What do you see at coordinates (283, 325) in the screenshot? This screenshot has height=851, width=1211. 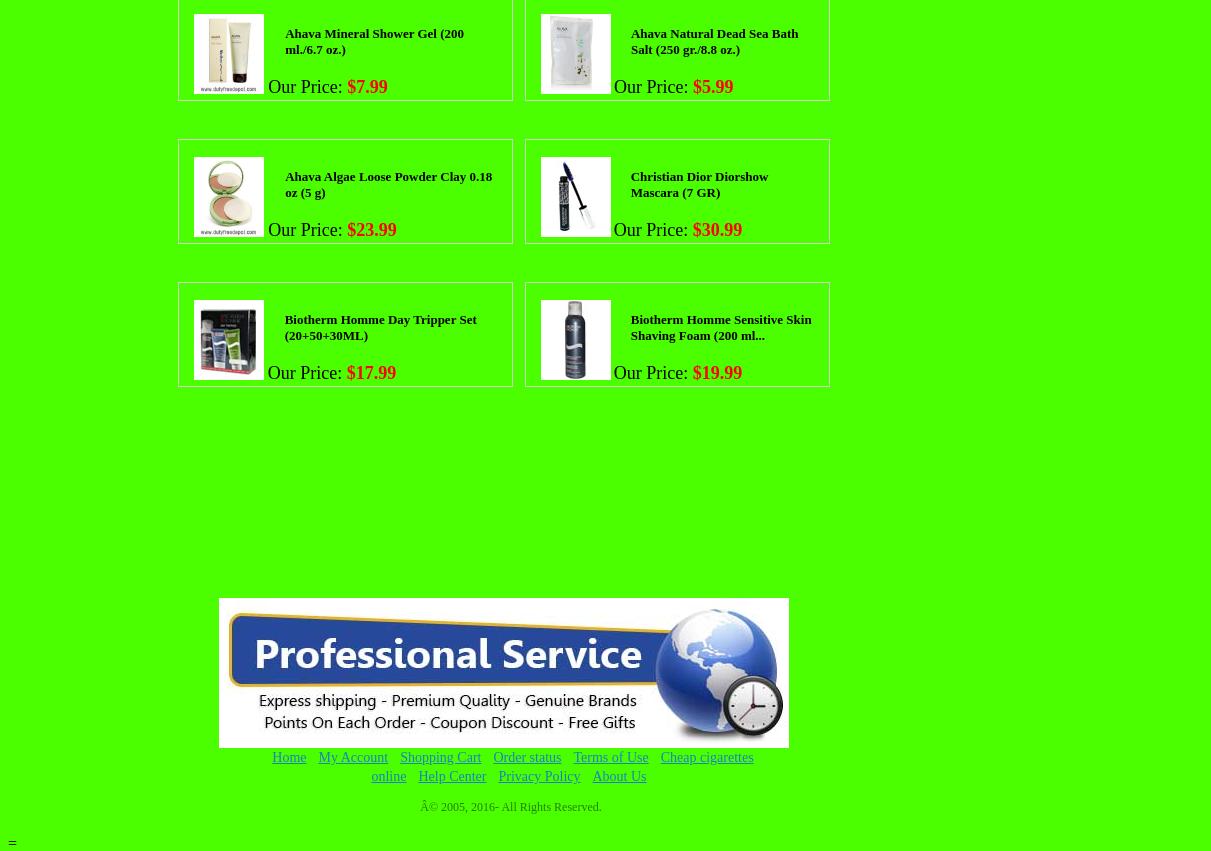 I see `'Biotherm Homme Day Tripper Set (20+50+30ML)'` at bounding box center [283, 325].